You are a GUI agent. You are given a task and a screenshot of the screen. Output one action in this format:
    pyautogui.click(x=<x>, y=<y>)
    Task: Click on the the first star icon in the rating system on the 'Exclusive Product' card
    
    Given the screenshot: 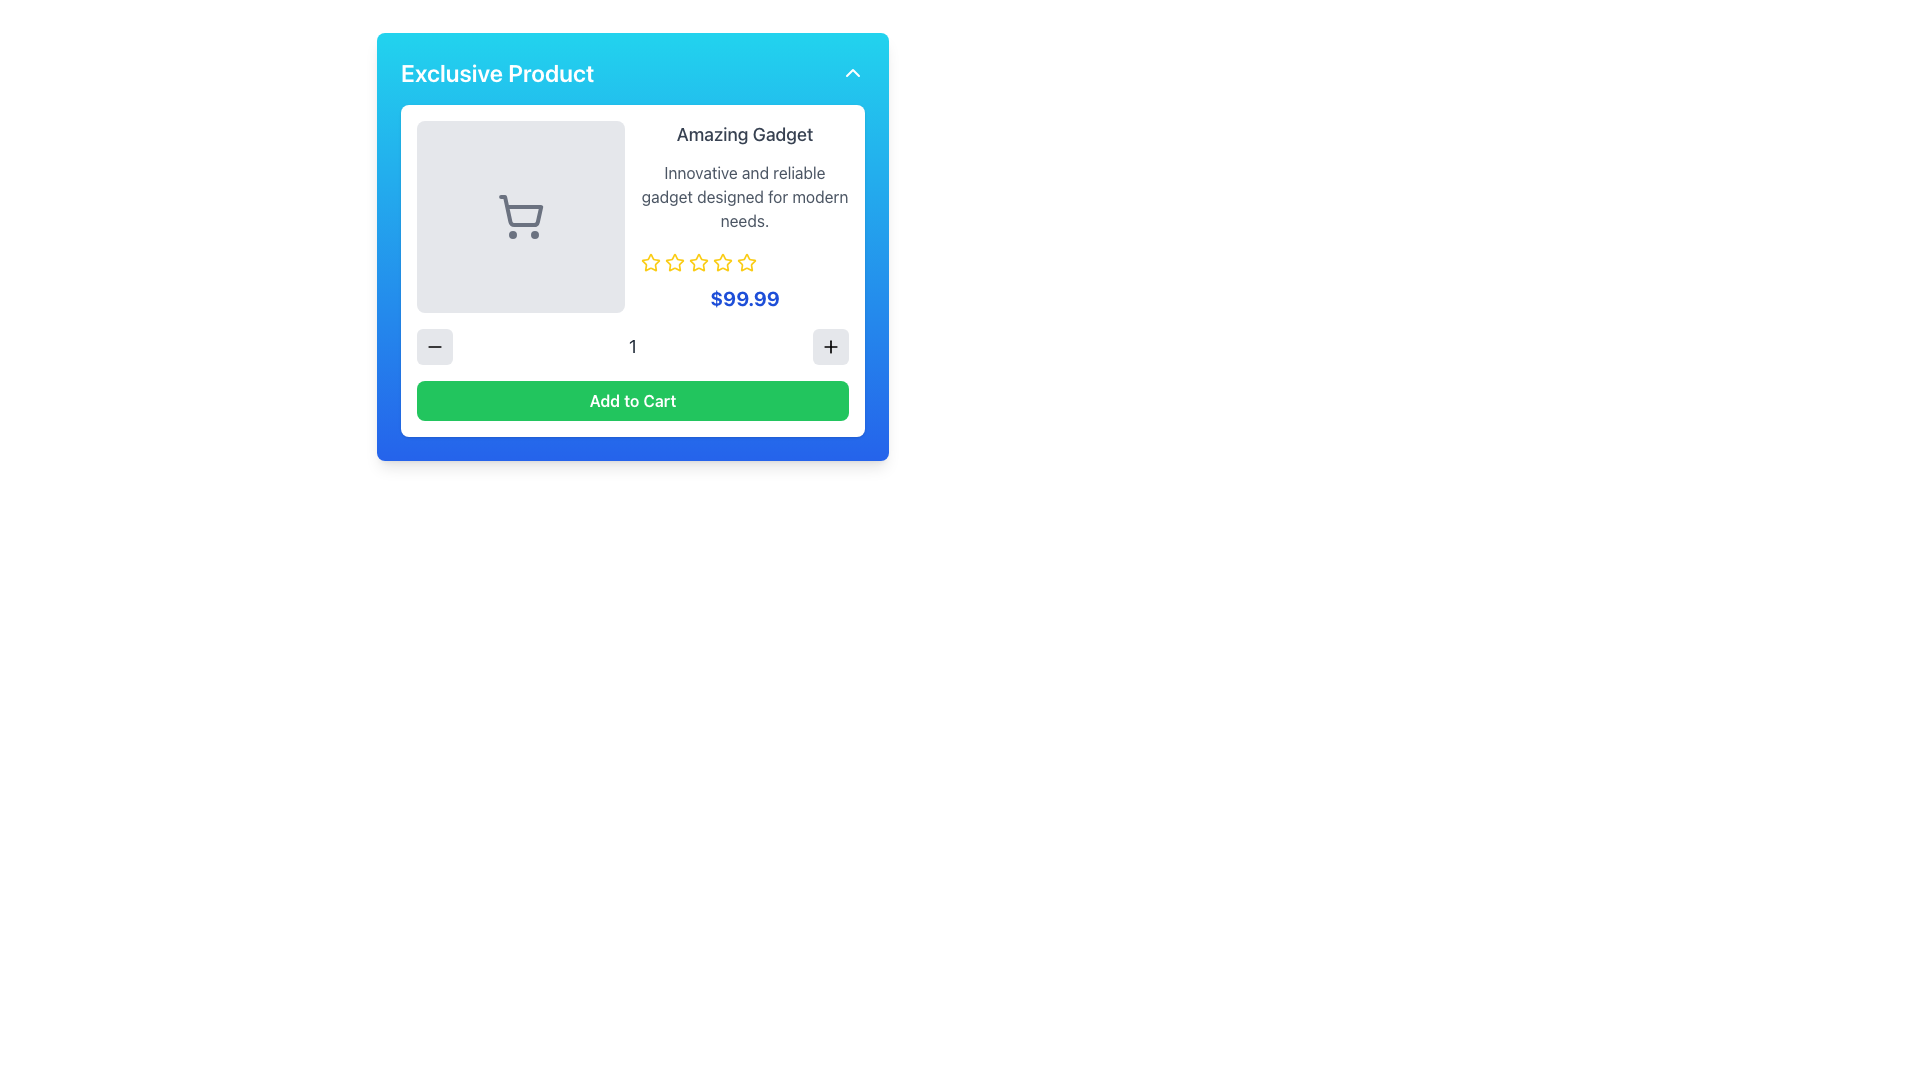 What is the action you would take?
    pyautogui.click(x=651, y=261)
    